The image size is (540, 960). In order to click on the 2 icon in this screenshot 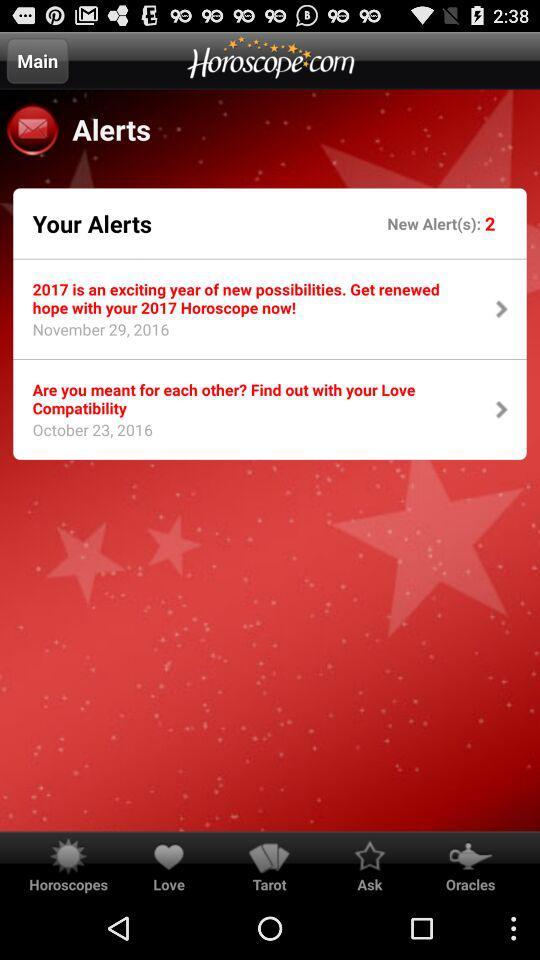, I will do `click(489, 223)`.